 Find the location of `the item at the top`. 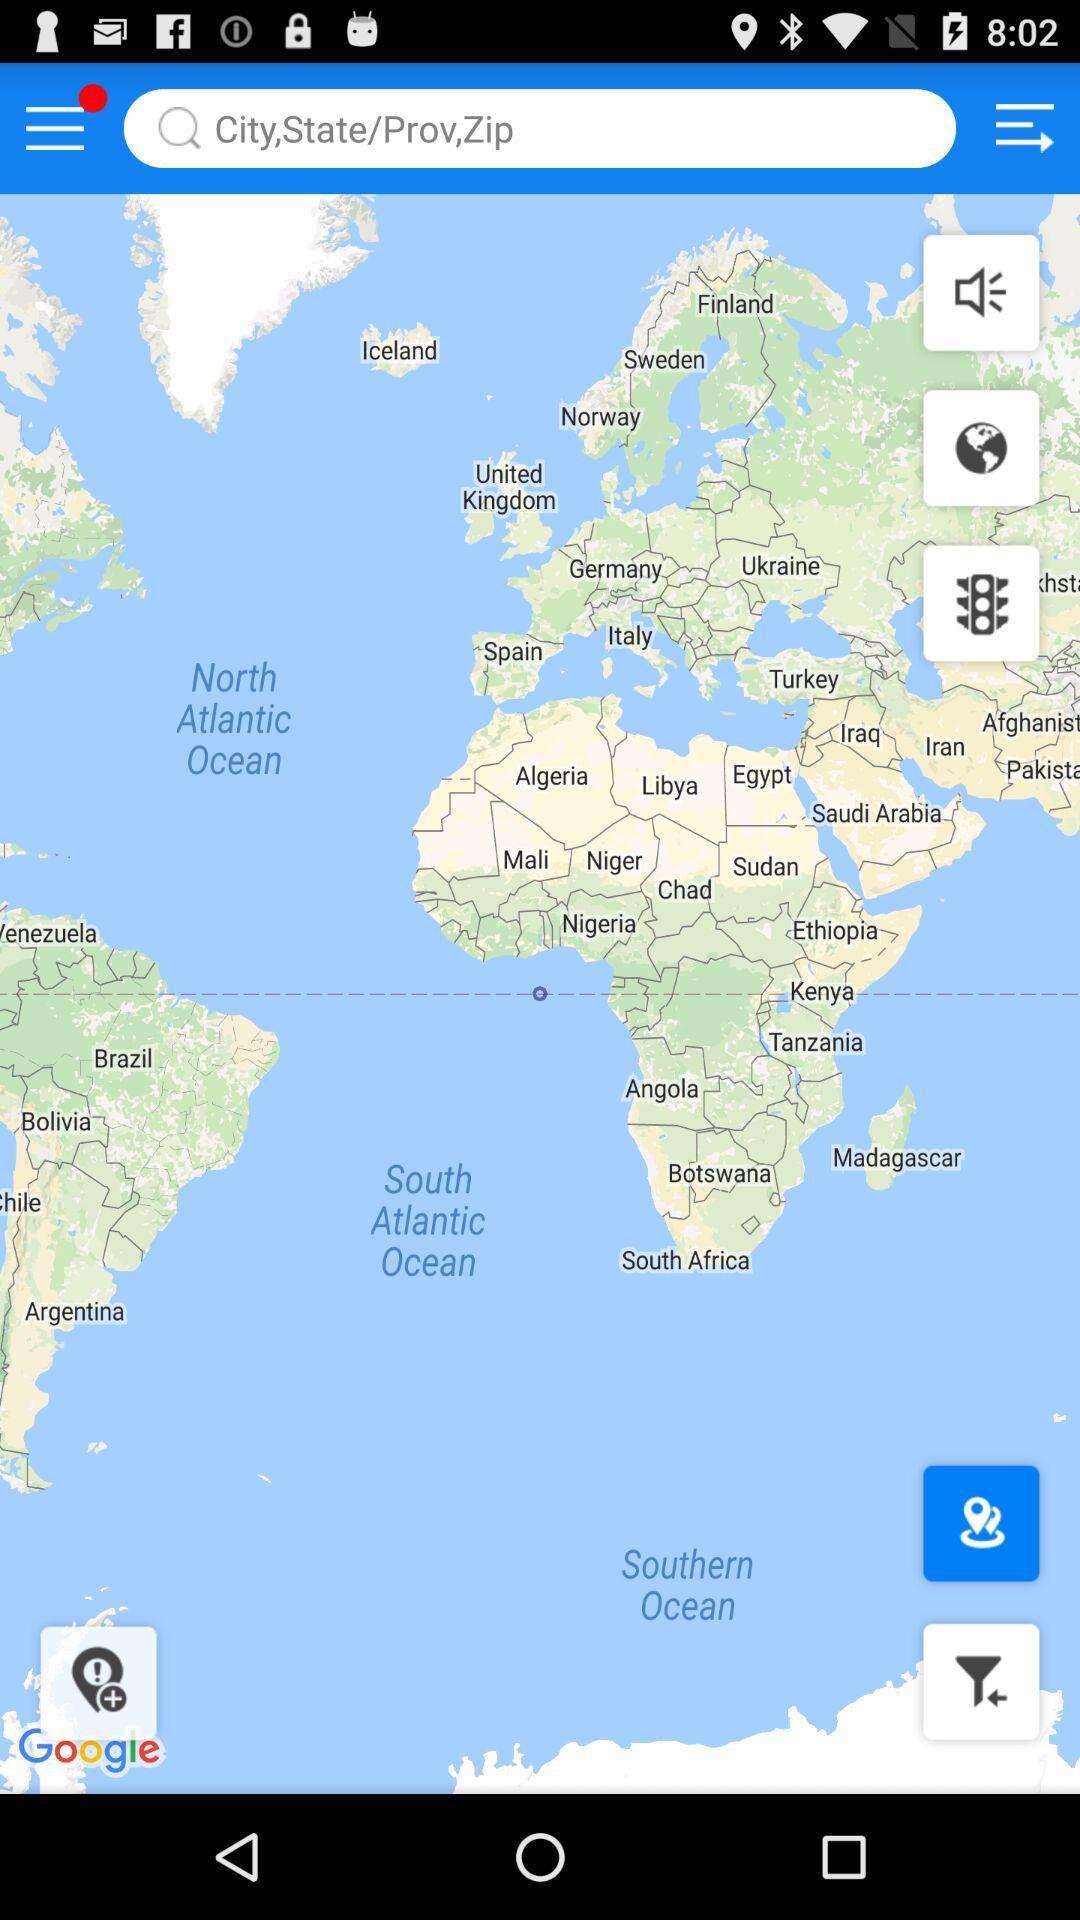

the item at the top is located at coordinates (540, 127).